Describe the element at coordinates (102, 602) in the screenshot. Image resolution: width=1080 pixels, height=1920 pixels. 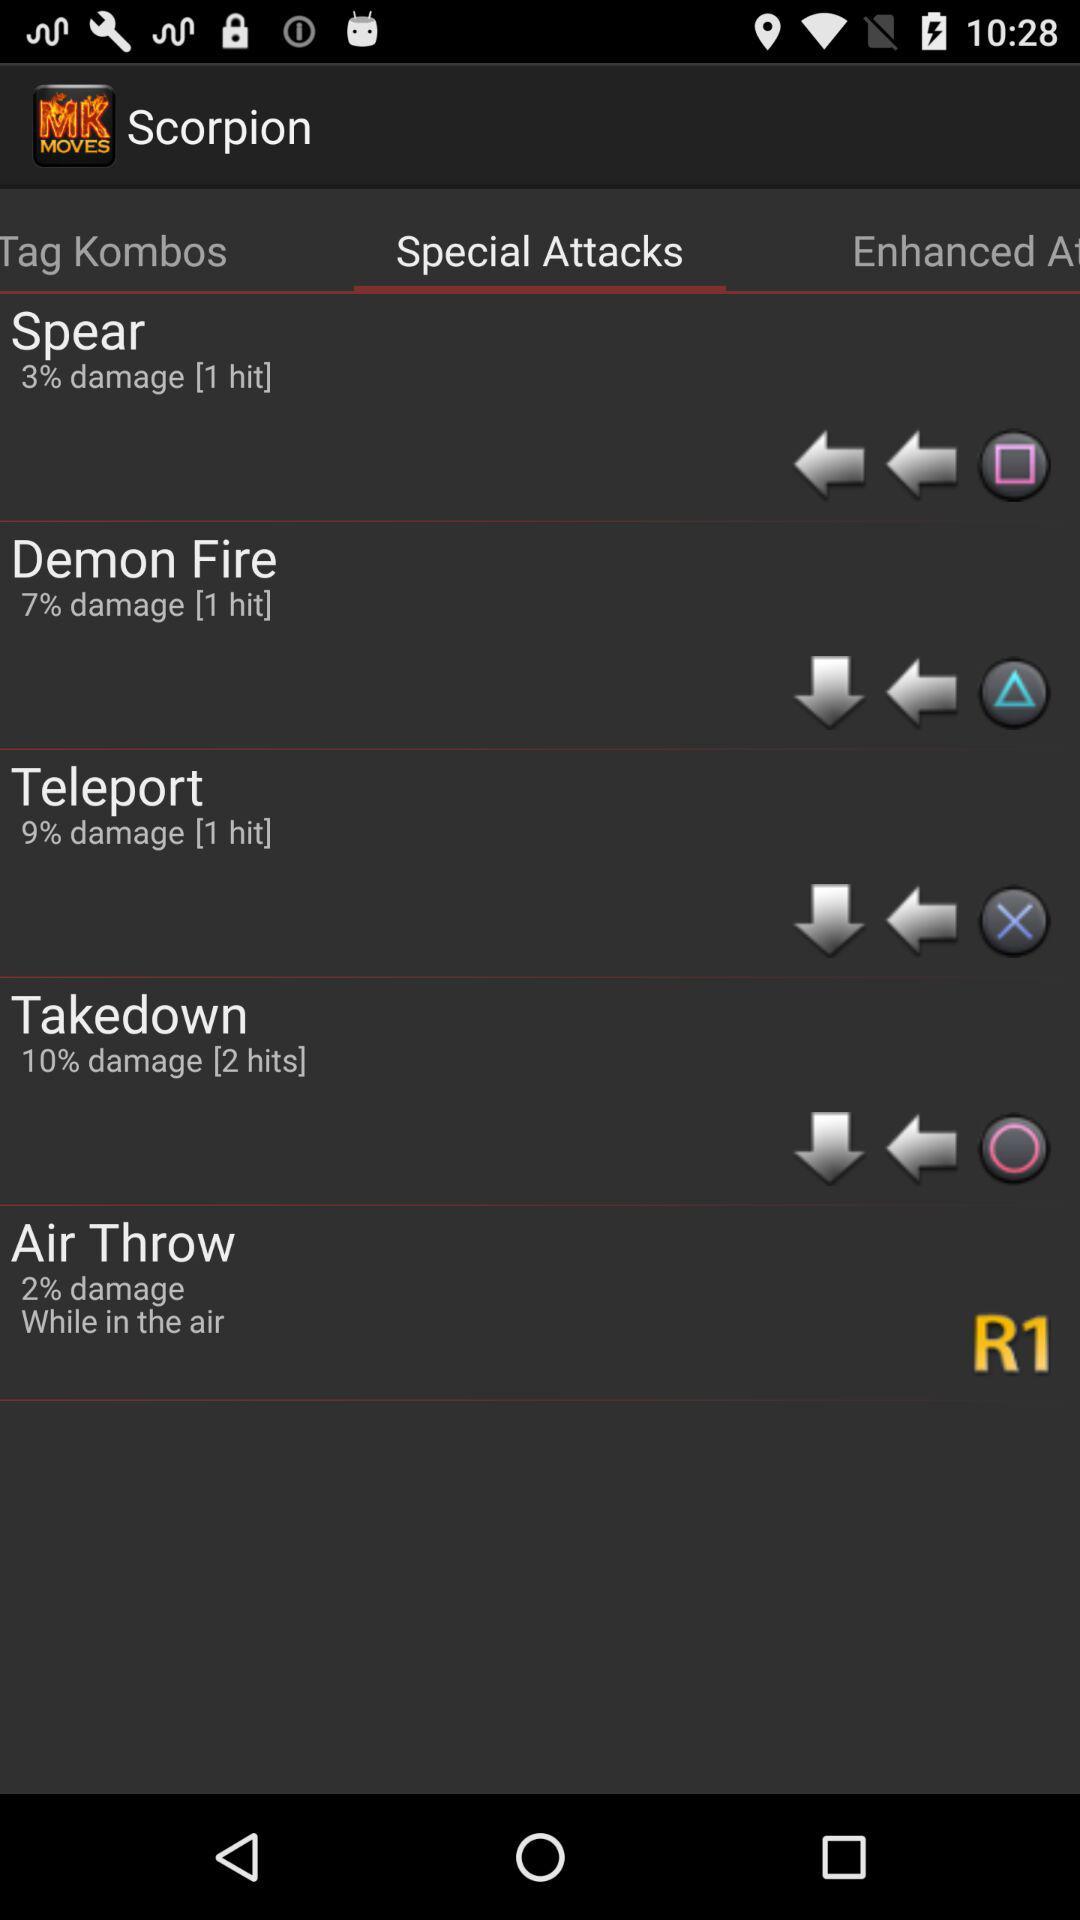
I see `item above the teleport icon` at that location.